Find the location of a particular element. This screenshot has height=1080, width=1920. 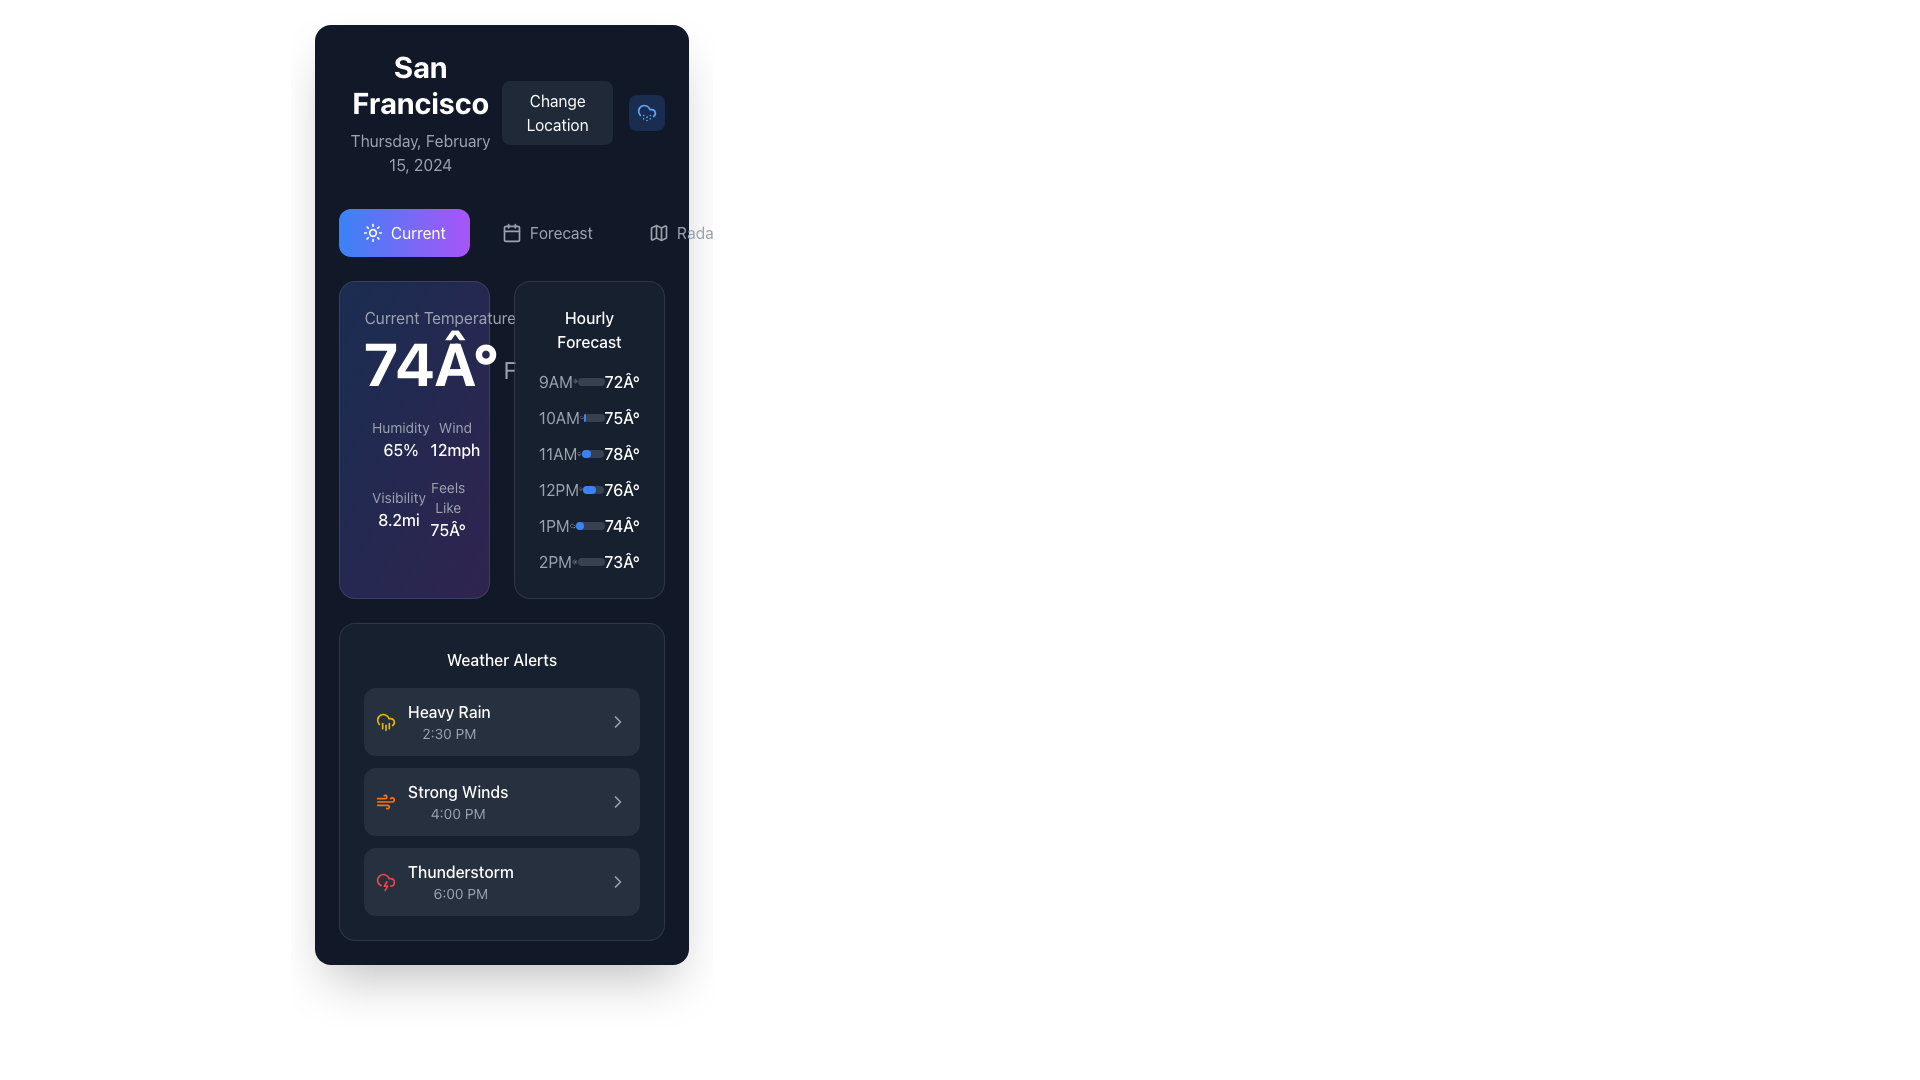

the Weather forecast row element displaying '2PM' with a temperature of '73°' in the Hourly Forecast section is located at coordinates (588, 562).